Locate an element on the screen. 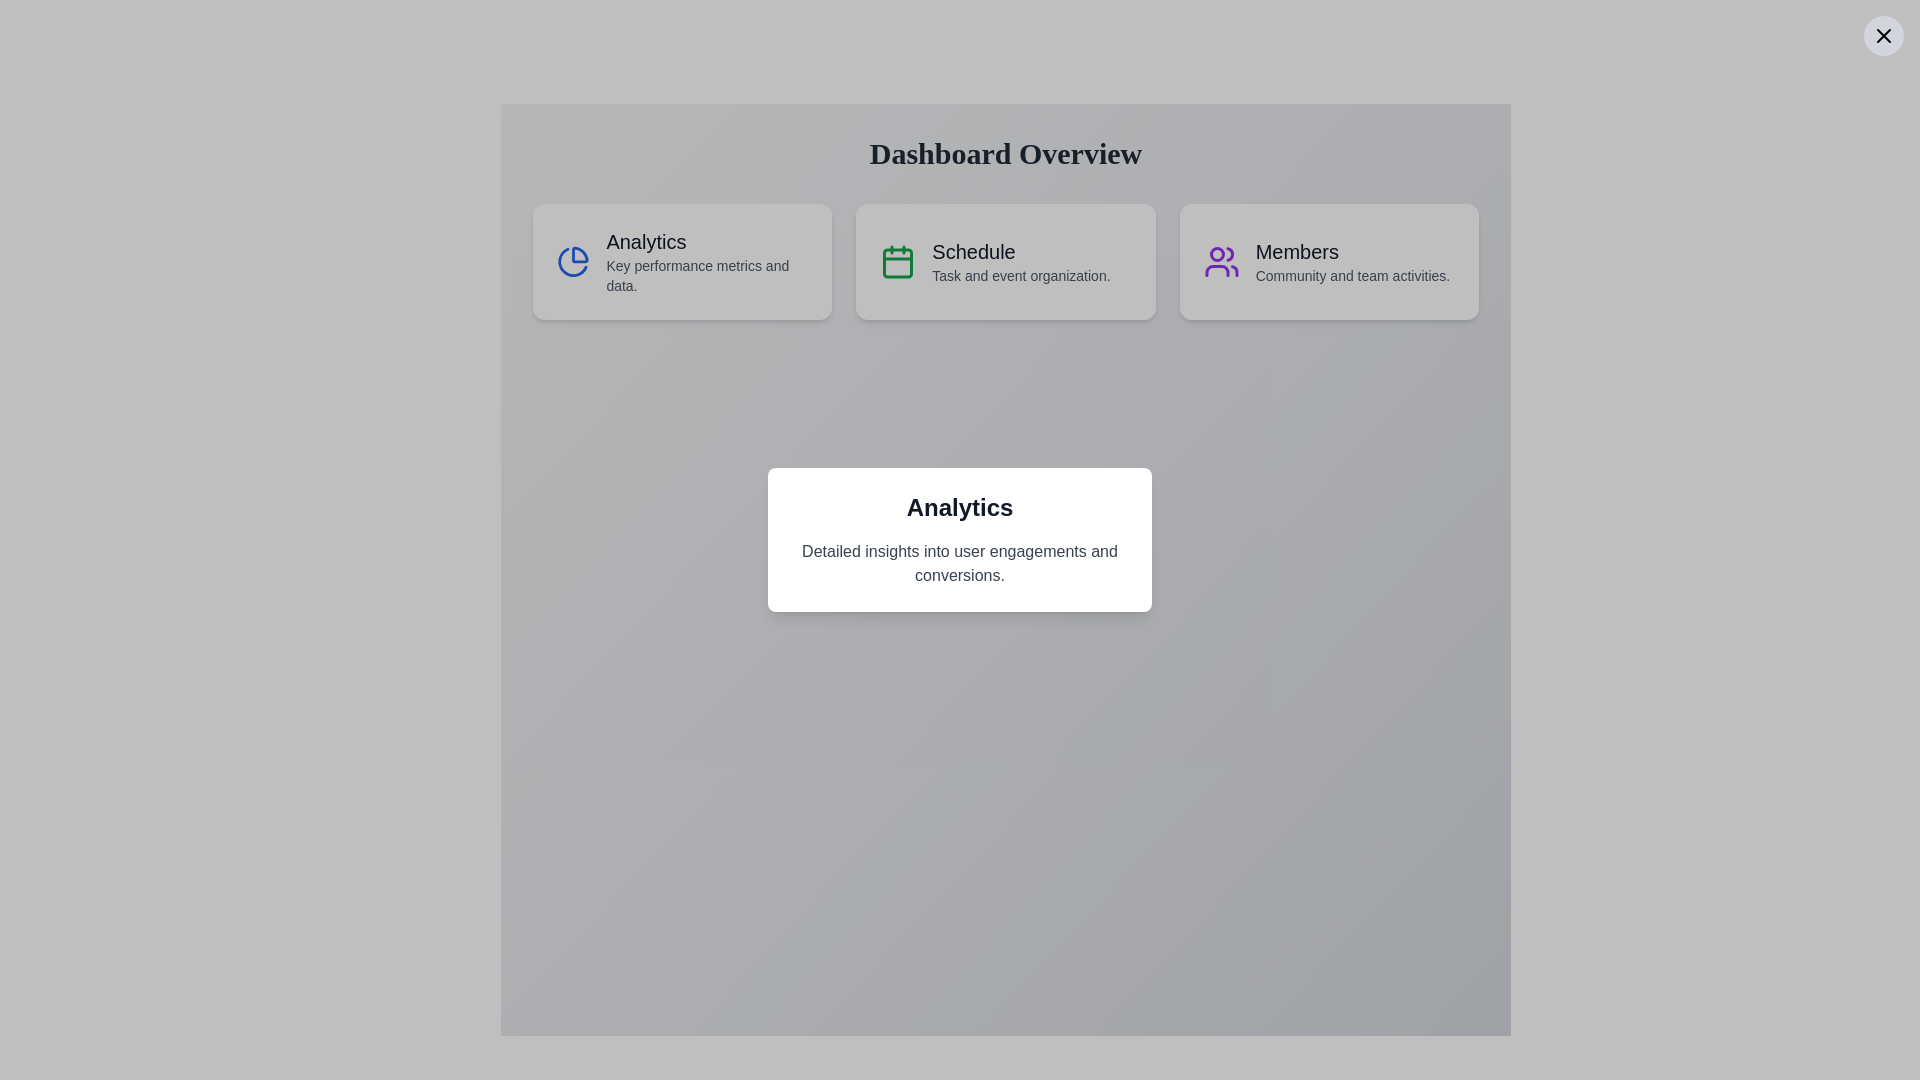 This screenshot has height=1080, width=1920. the right segment of the pie chart-like icon associated with the 'Analytics' feature, located on the left of the 'Analytics' tab in the top section of the interface is located at coordinates (579, 254).